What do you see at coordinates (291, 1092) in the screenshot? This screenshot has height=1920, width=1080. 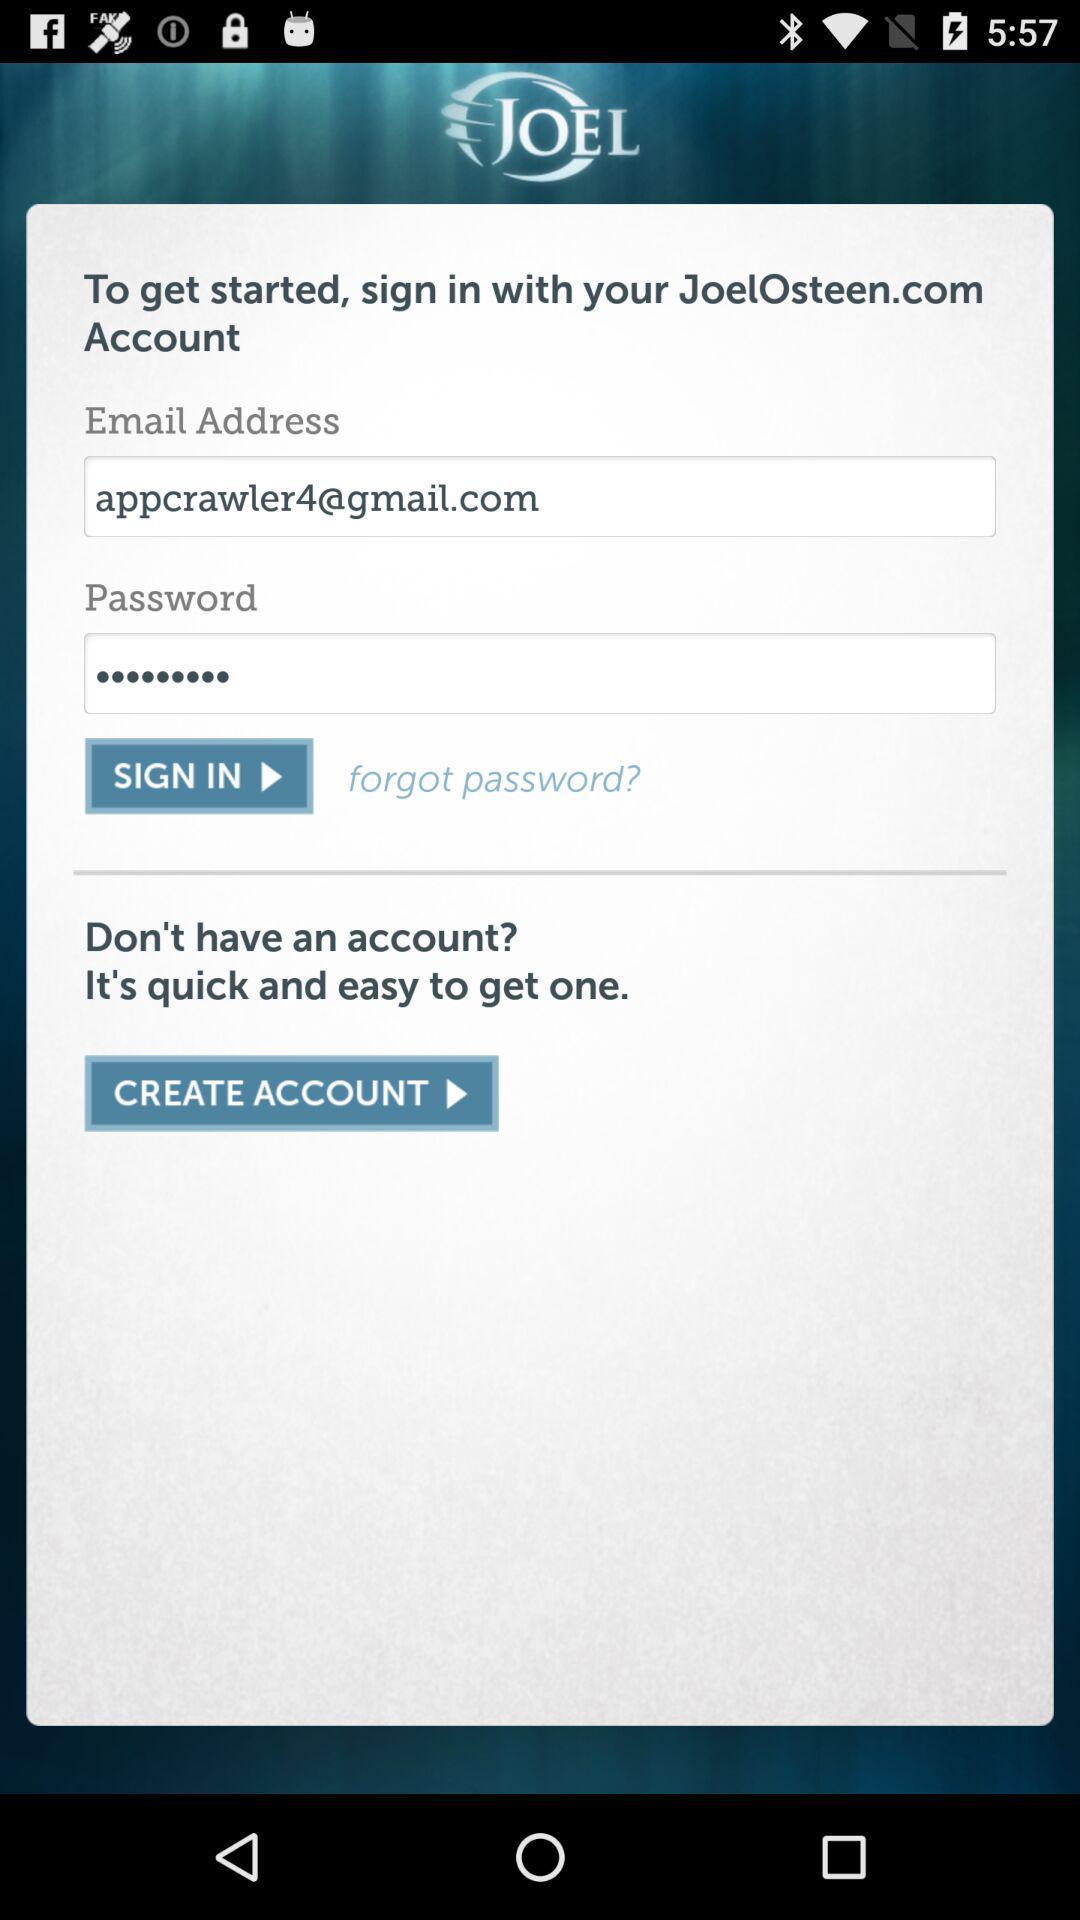 I see `an account` at bounding box center [291, 1092].